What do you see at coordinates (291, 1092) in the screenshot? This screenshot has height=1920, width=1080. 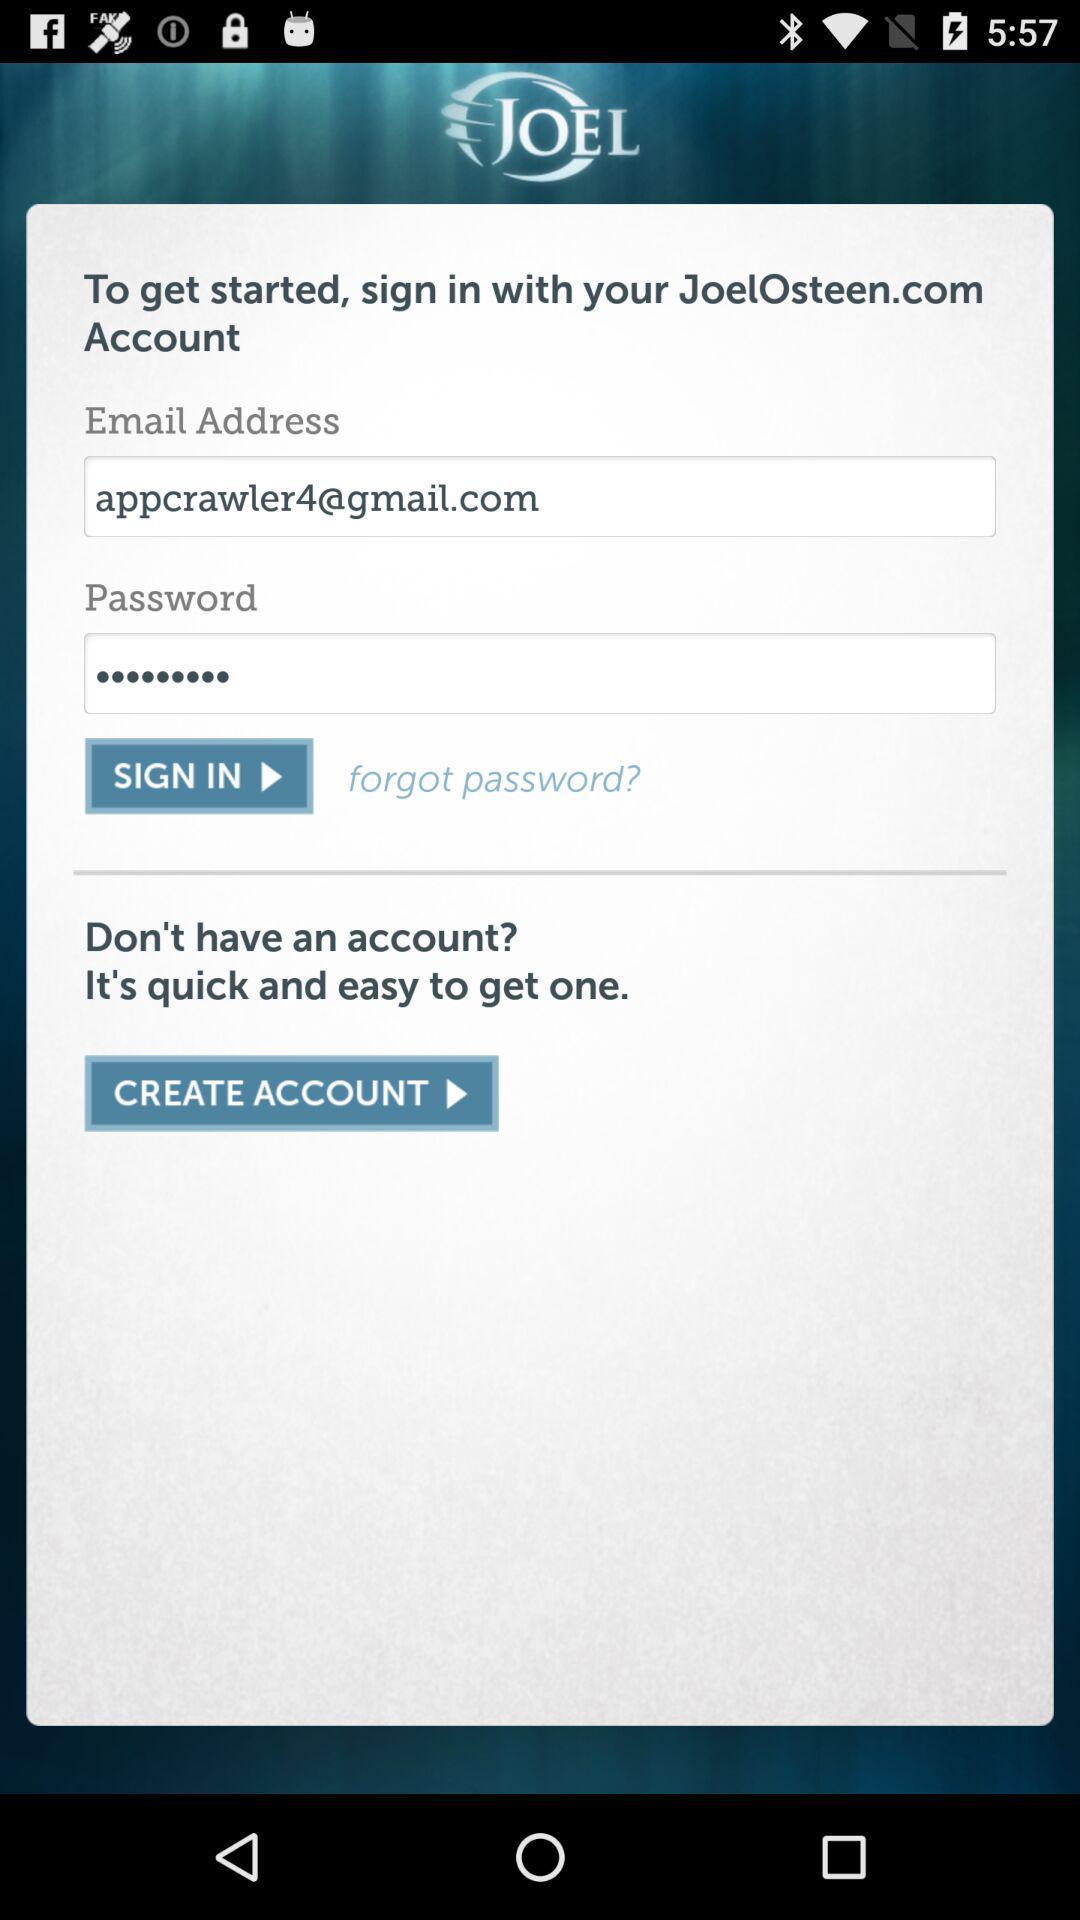 I see `an account` at bounding box center [291, 1092].